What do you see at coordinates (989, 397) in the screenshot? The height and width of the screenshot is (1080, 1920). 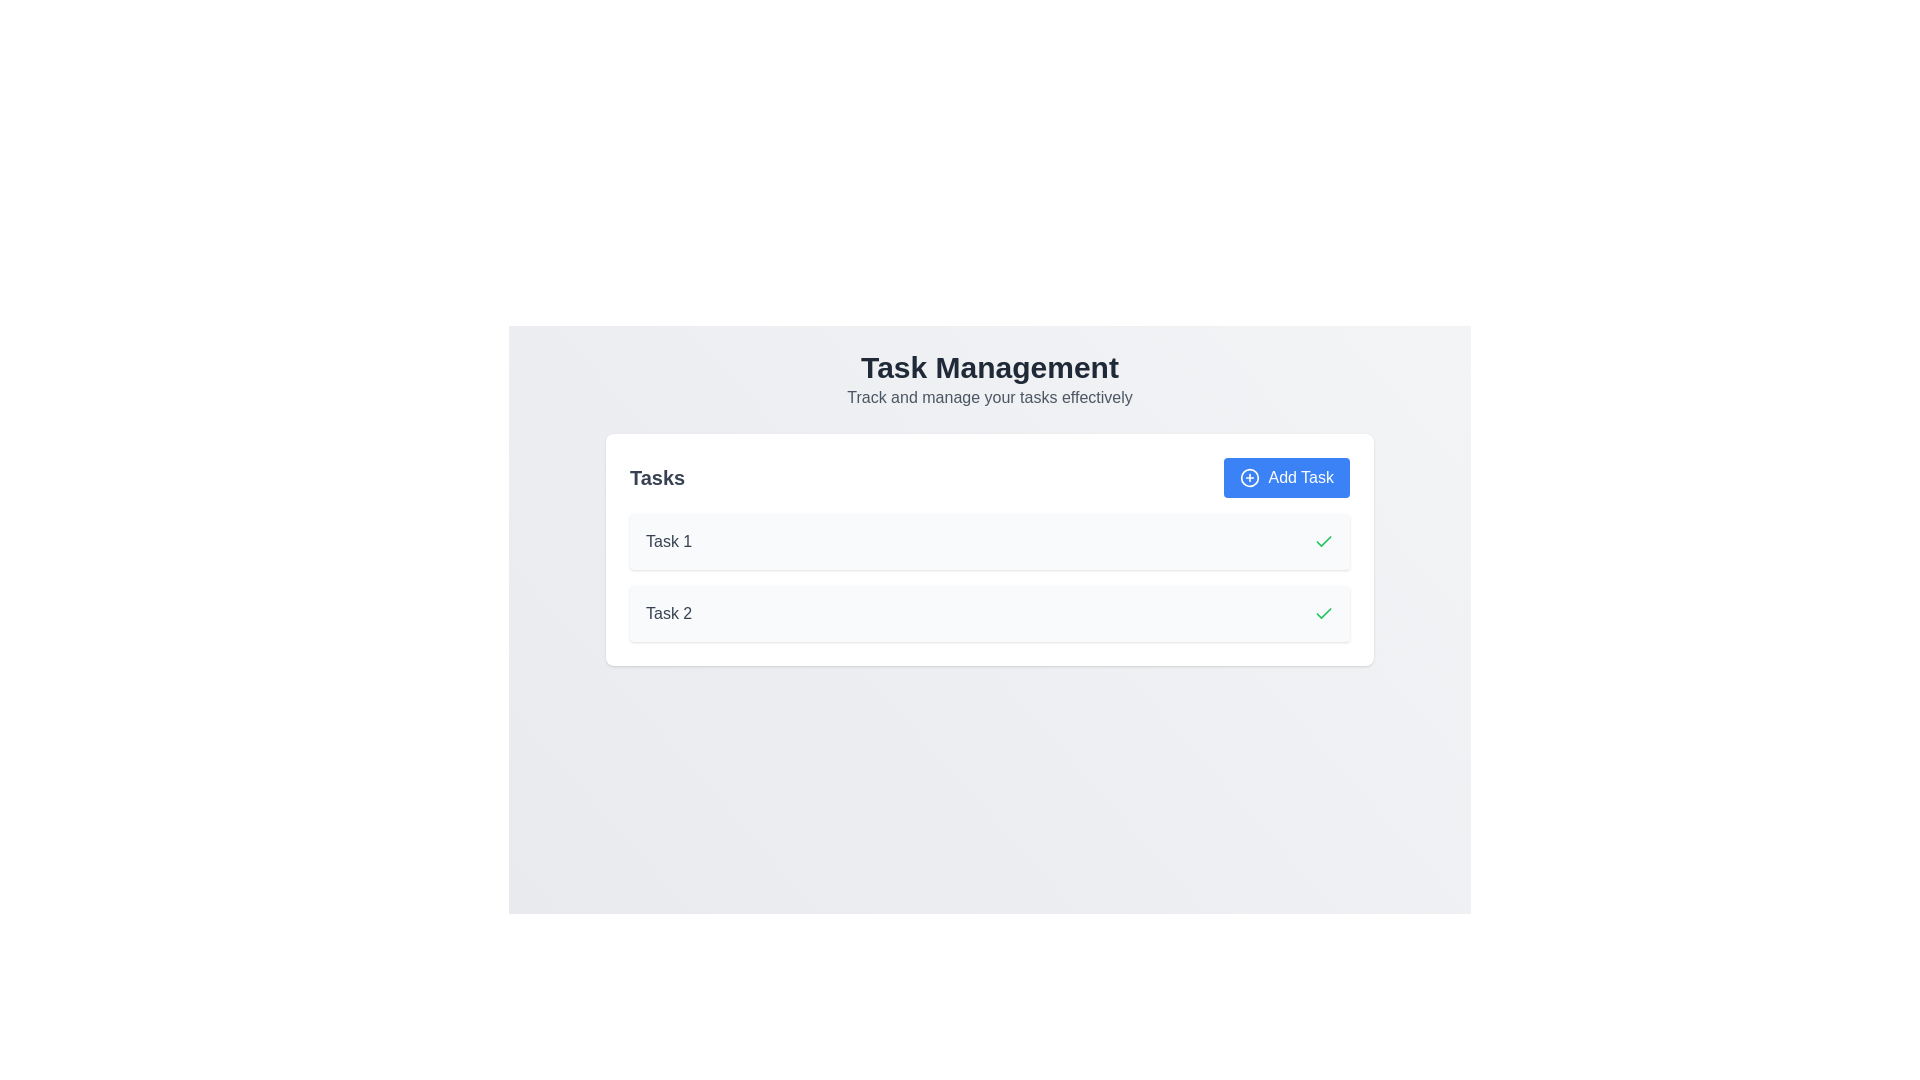 I see `supplementary description text located directly below the 'Task Management' heading at the center of the interface` at bounding box center [989, 397].